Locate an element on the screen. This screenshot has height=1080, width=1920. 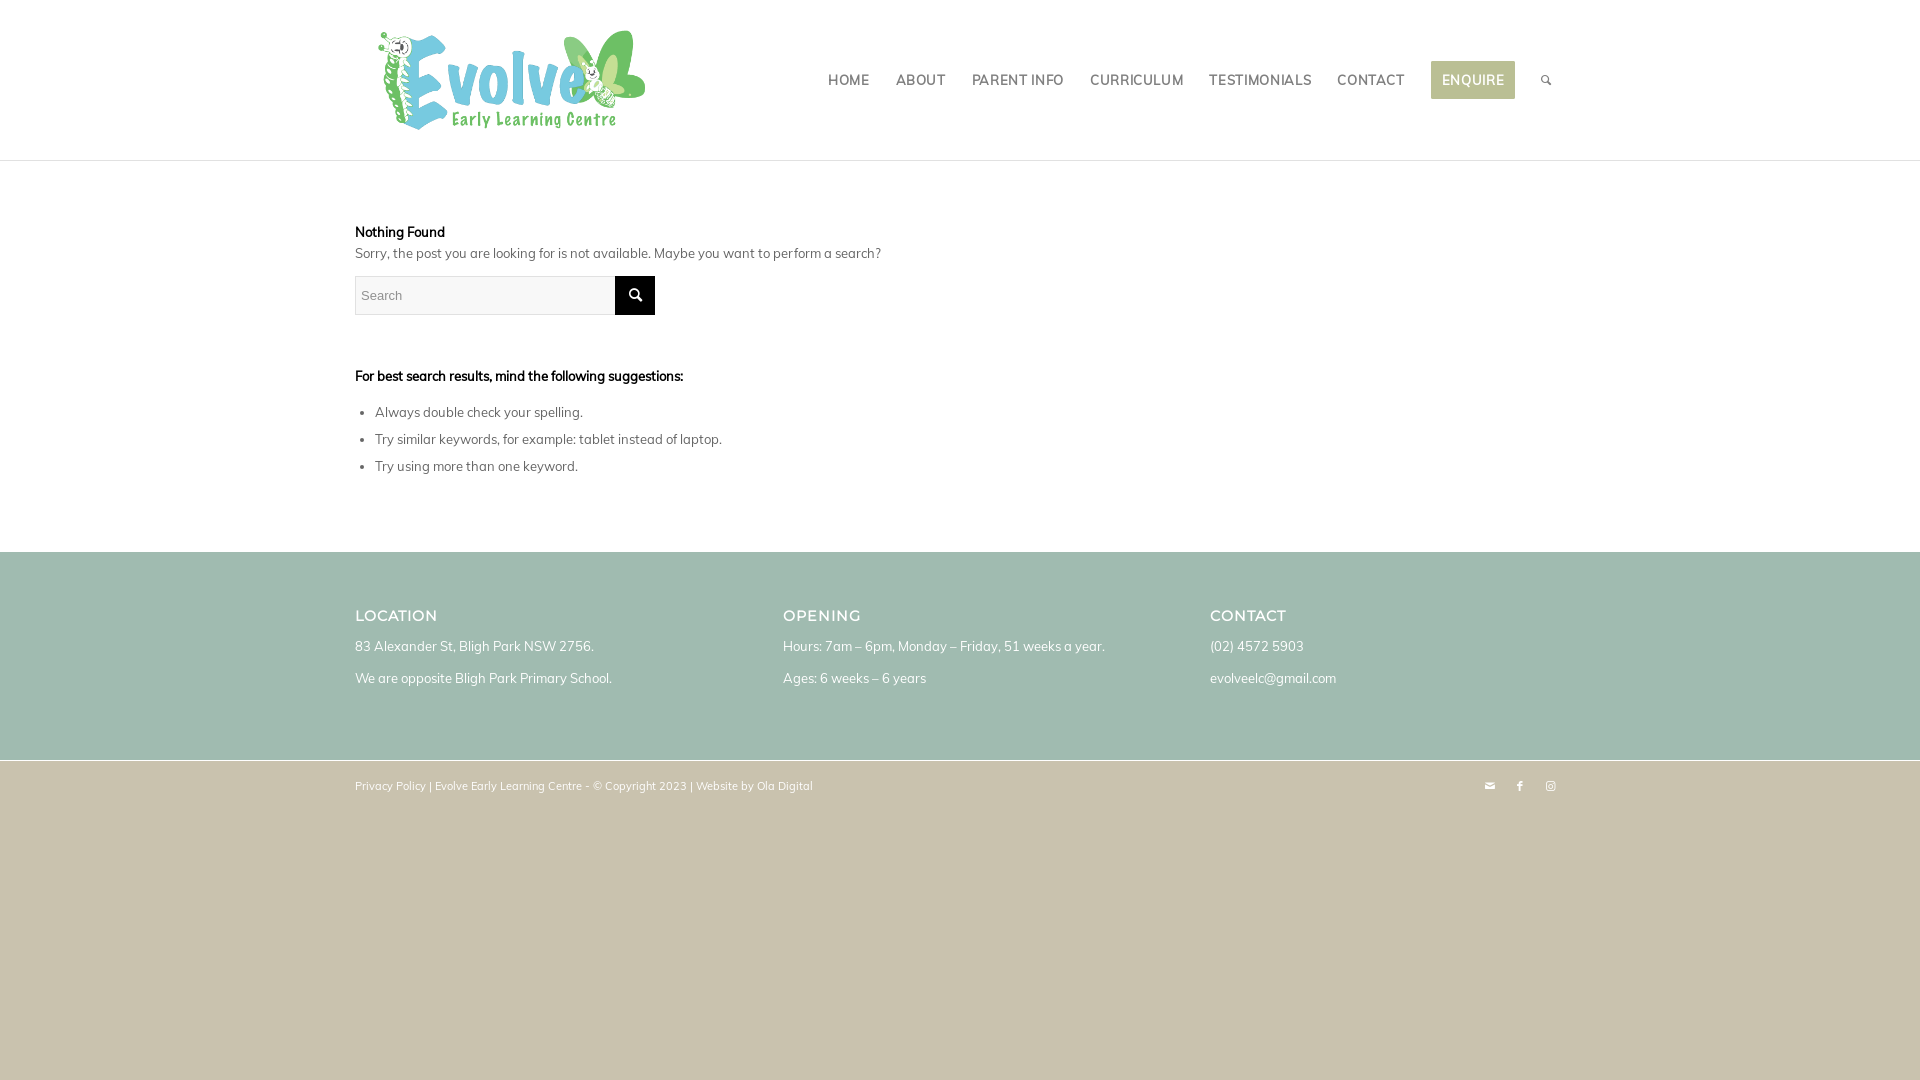
'ENQUIRE' is located at coordinates (1473, 79).